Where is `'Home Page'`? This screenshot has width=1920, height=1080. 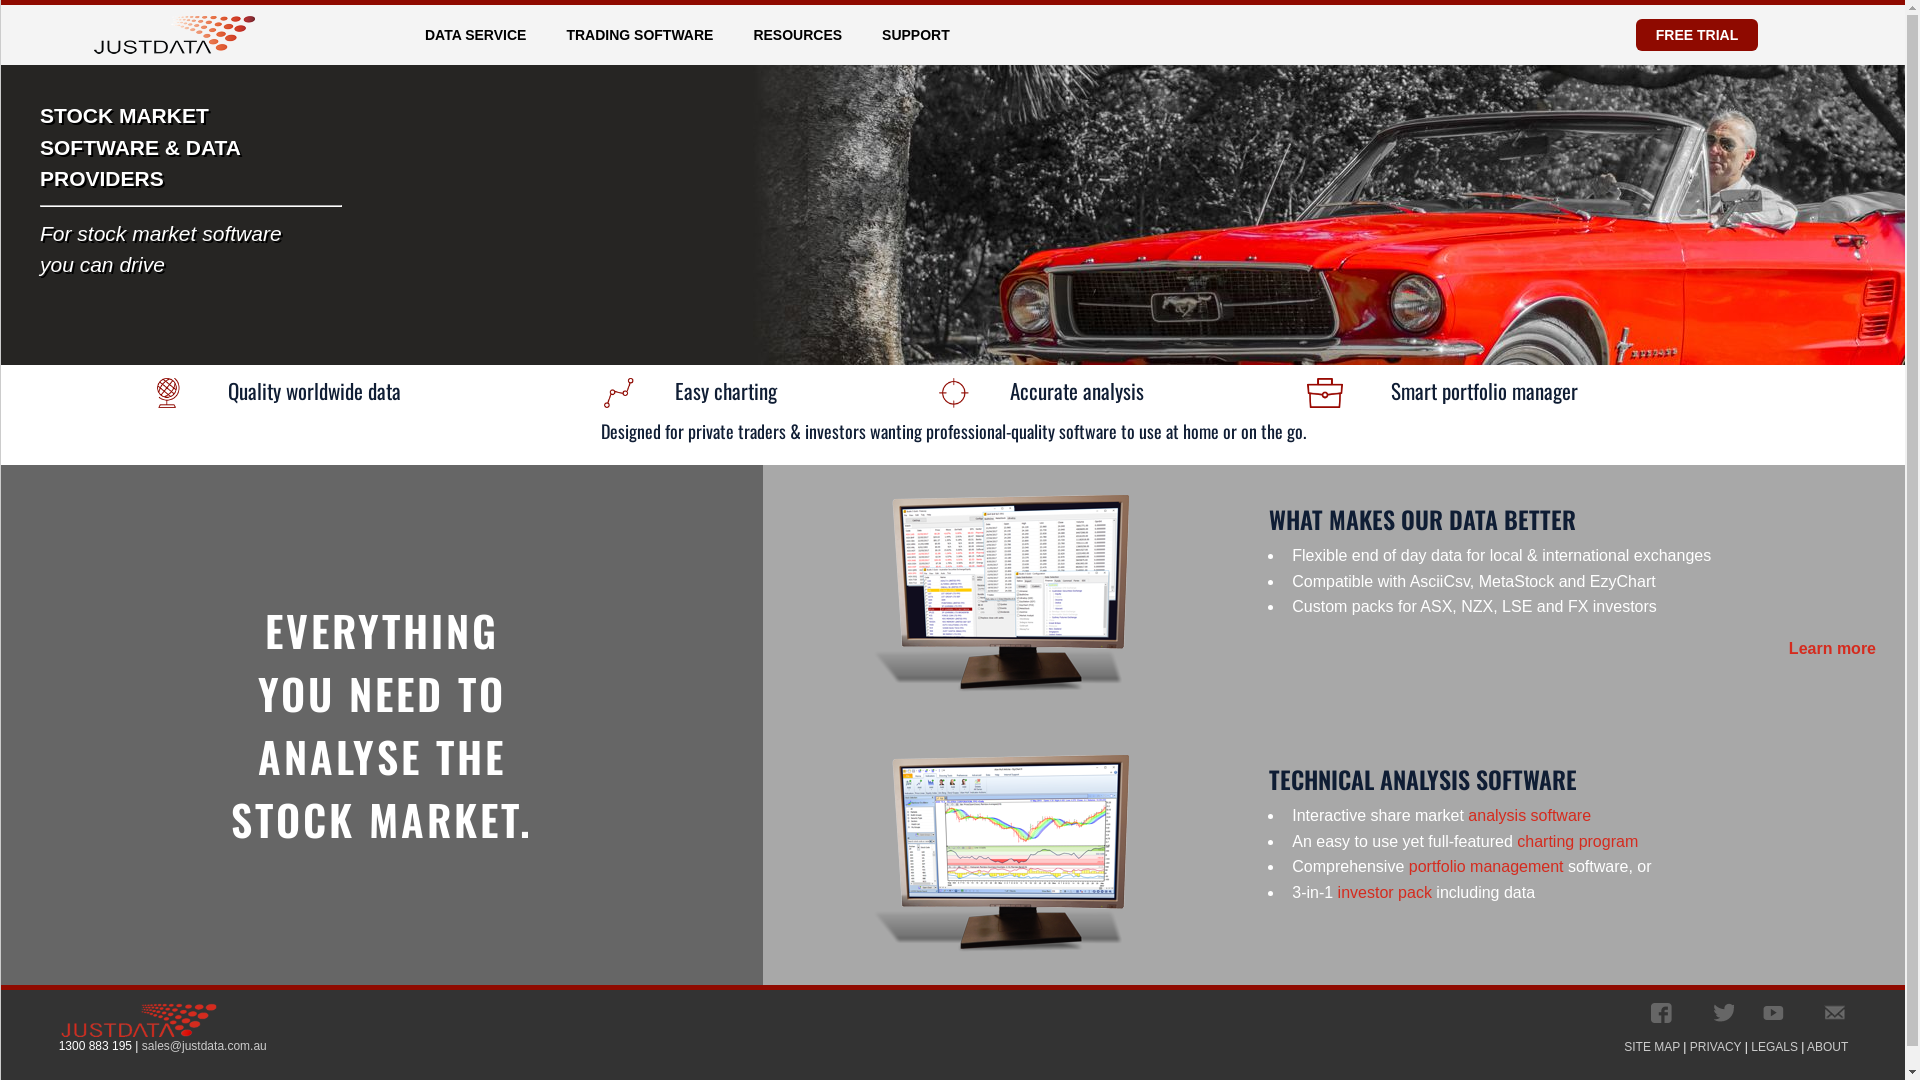 'Home Page' is located at coordinates (174, 26).